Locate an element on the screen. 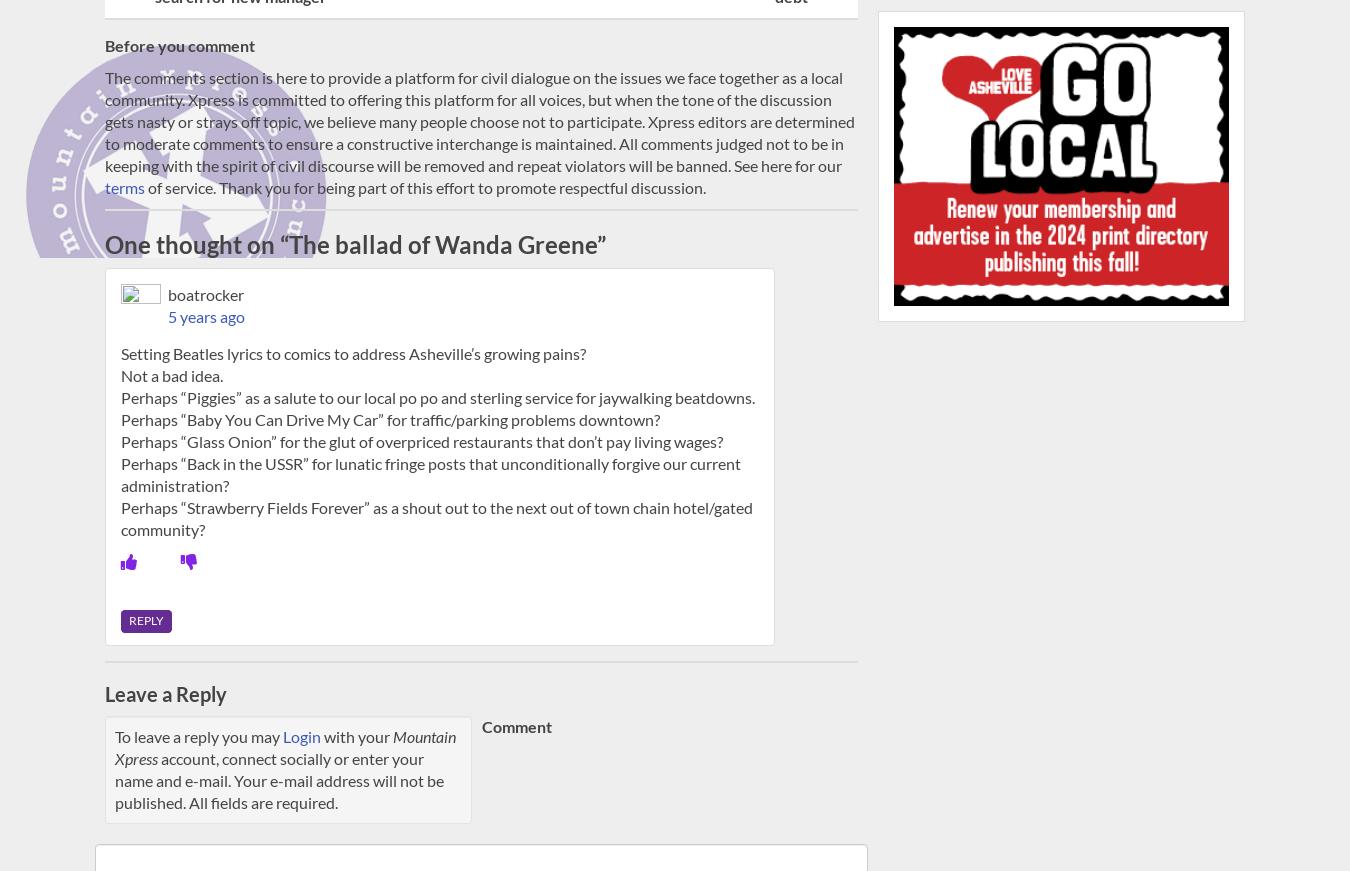 This screenshot has width=1350, height=871. 'Reply' is located at coordinates (146, 619).